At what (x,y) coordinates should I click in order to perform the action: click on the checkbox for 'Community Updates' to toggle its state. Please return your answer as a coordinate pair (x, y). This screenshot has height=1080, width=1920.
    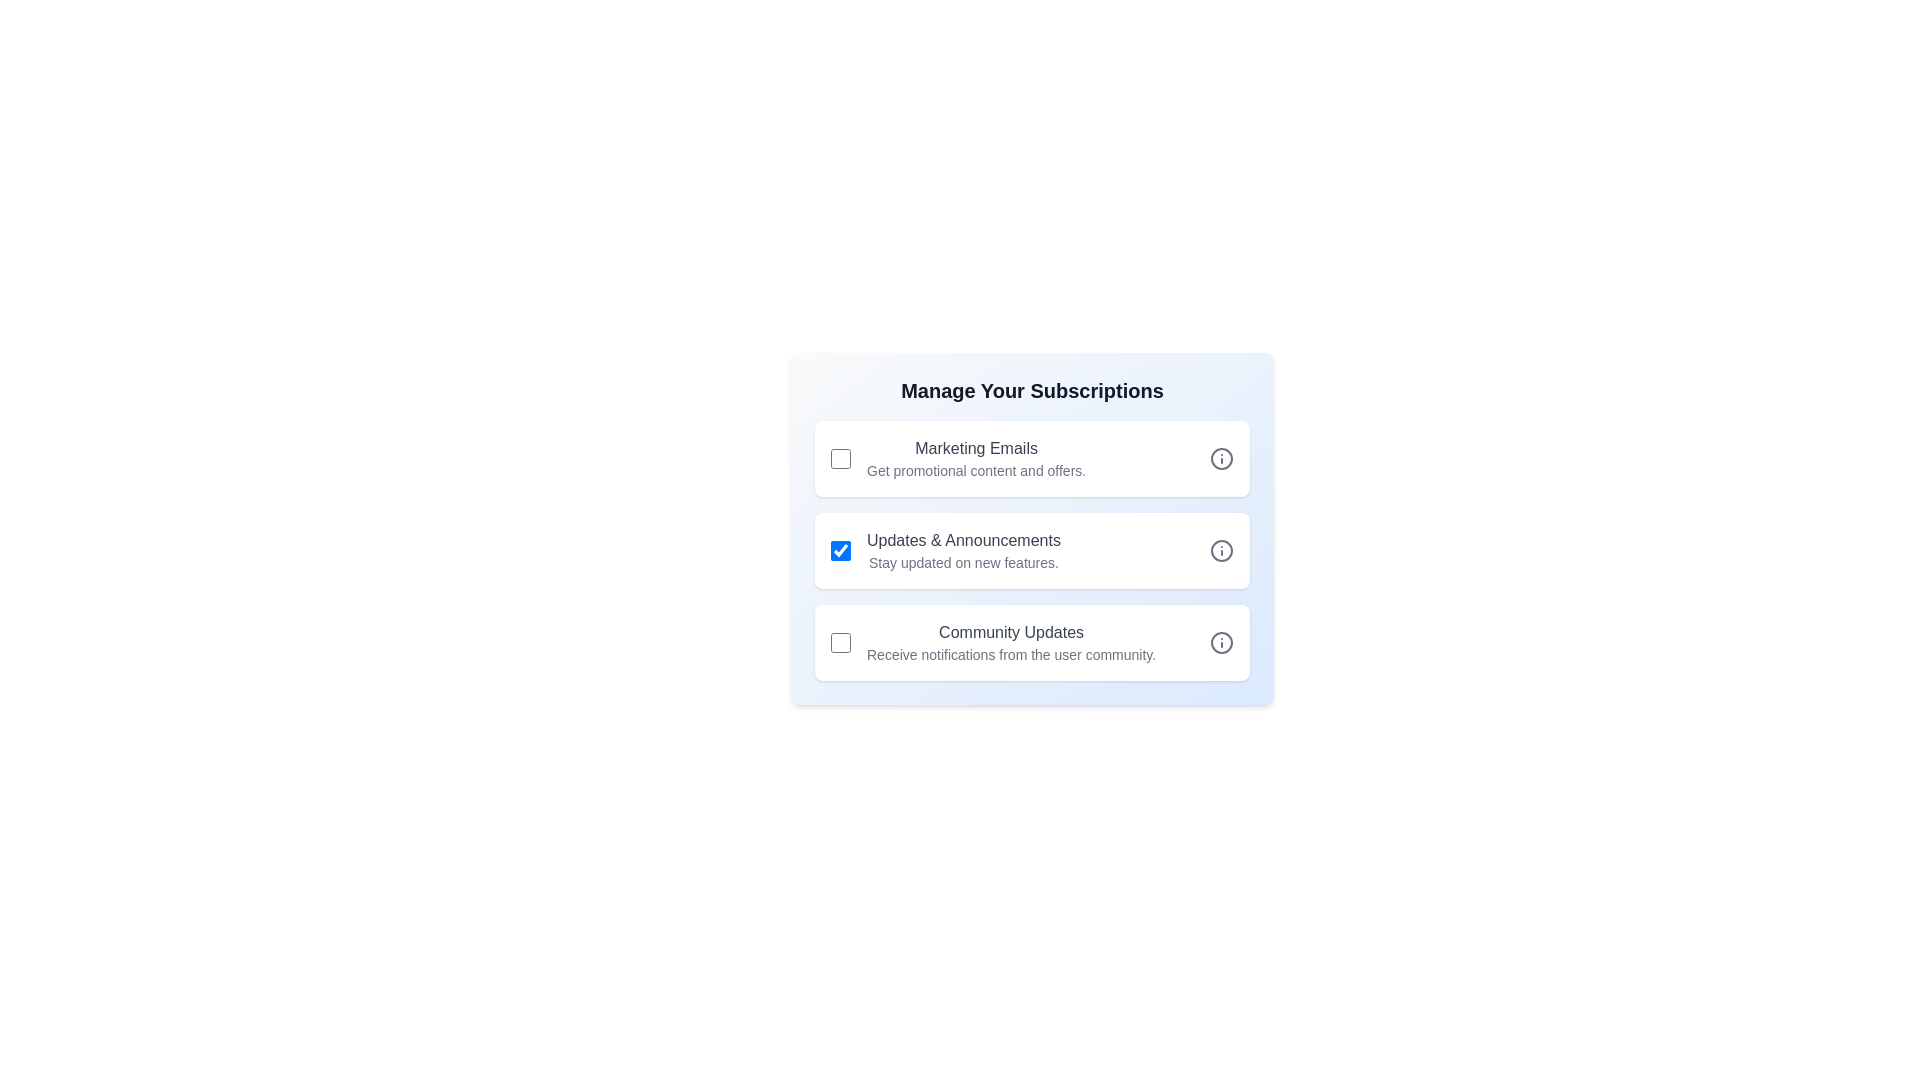
    Looking at the image, I should click on (840, 643).